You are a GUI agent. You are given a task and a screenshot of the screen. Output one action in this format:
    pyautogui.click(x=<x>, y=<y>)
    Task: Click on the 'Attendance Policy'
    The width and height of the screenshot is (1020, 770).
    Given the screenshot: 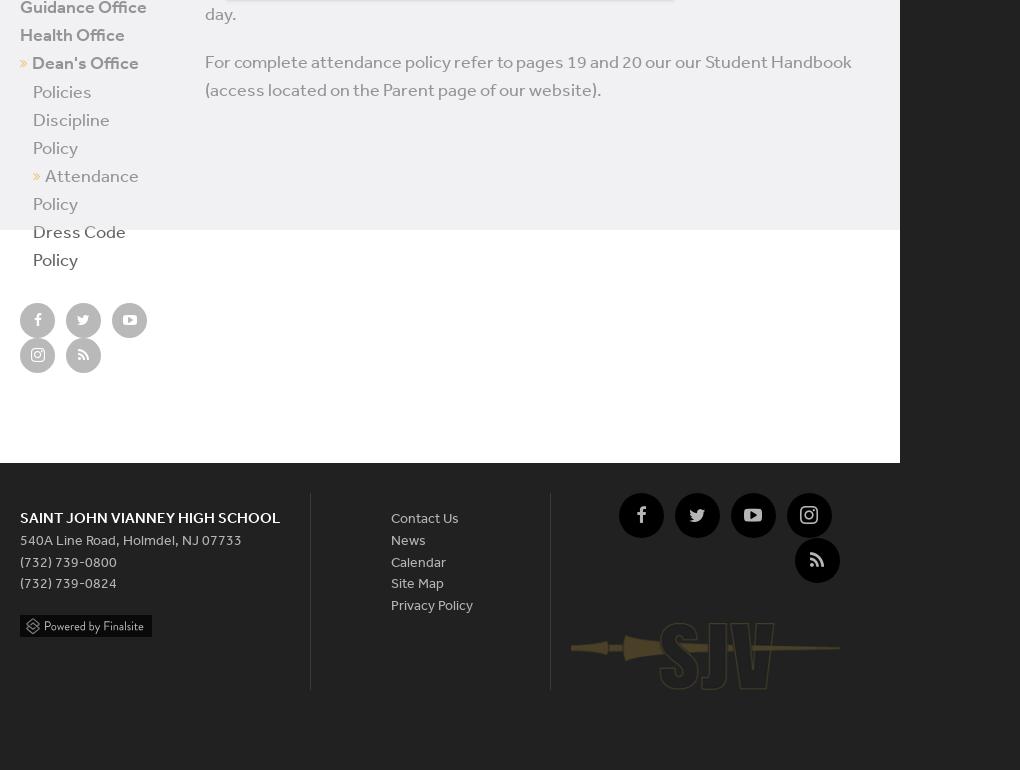 What is the action you would take?
    pyautogui.click(x=85, y=189)
    